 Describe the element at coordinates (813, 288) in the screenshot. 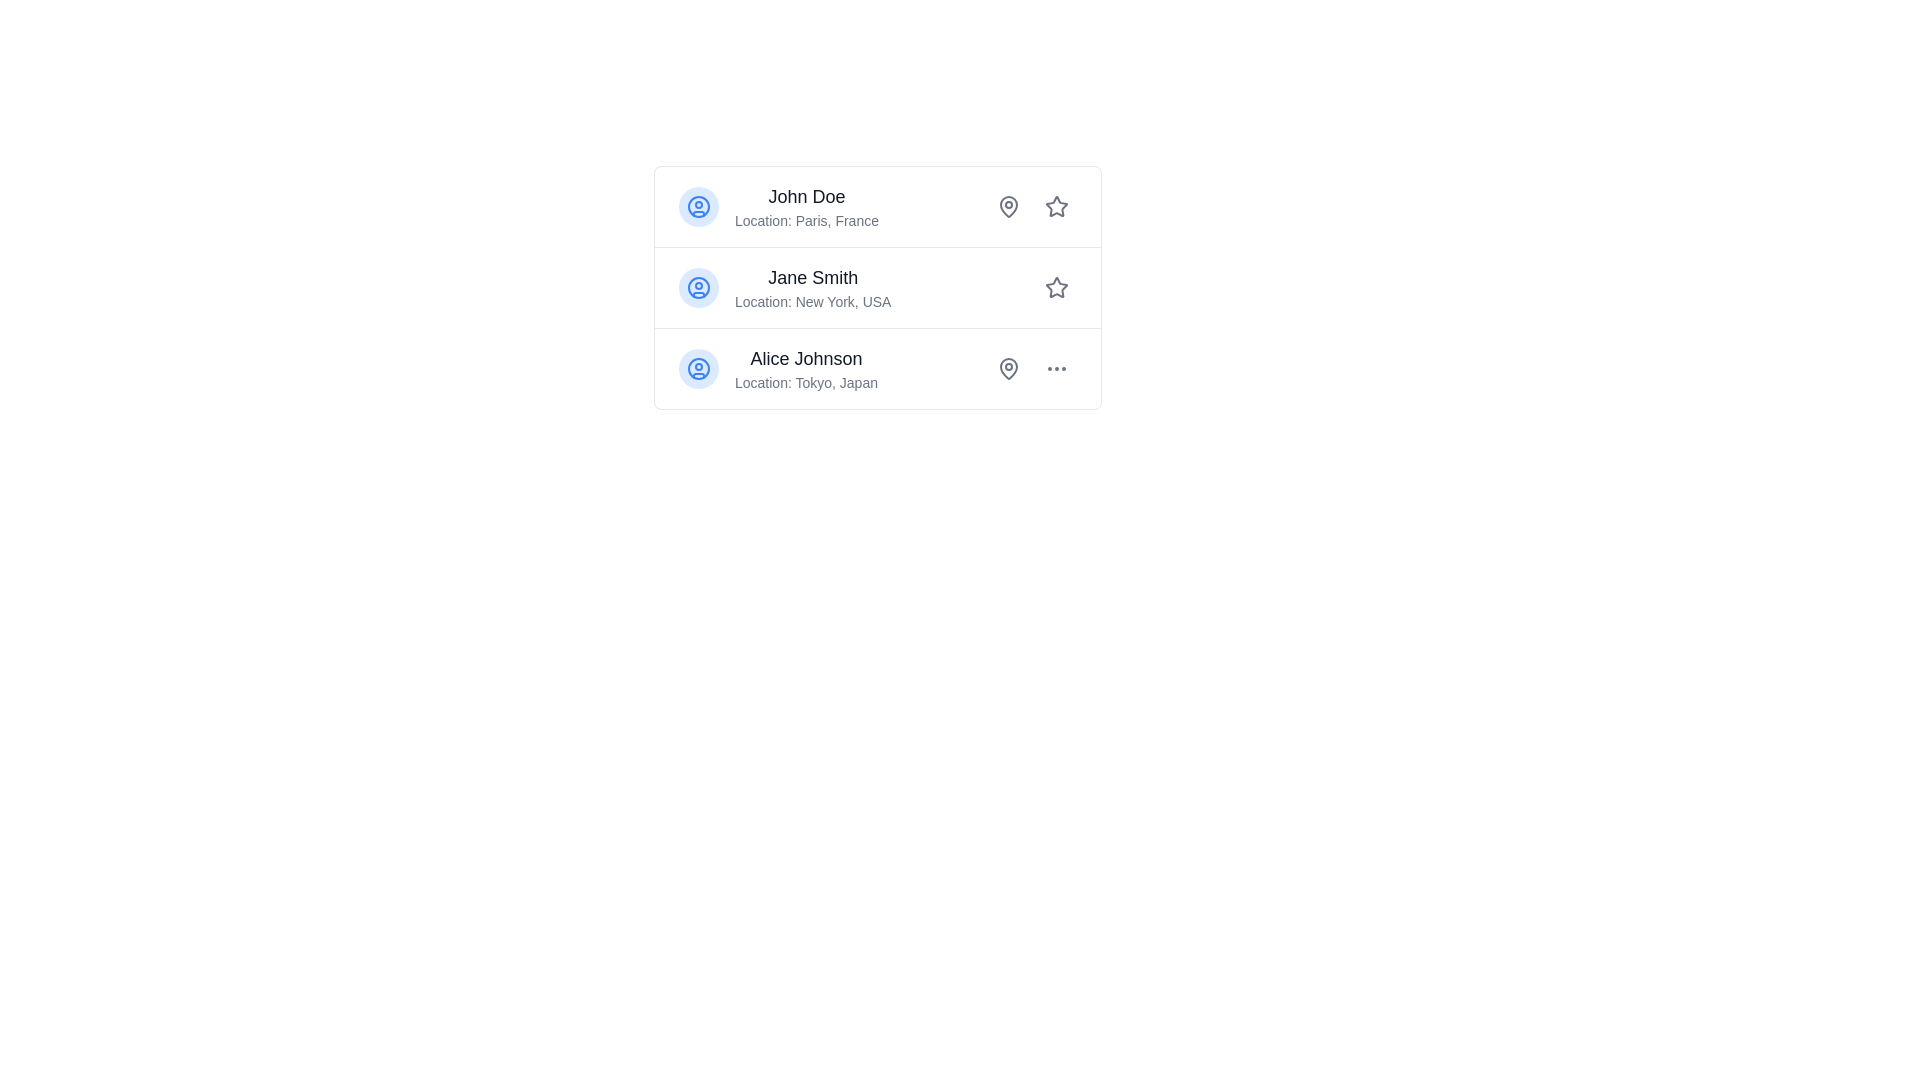

I see `the user profile display showing 'Jane Smith' located between 'John Doe' and 'Alice Johnson' in the vertical list` at that location.